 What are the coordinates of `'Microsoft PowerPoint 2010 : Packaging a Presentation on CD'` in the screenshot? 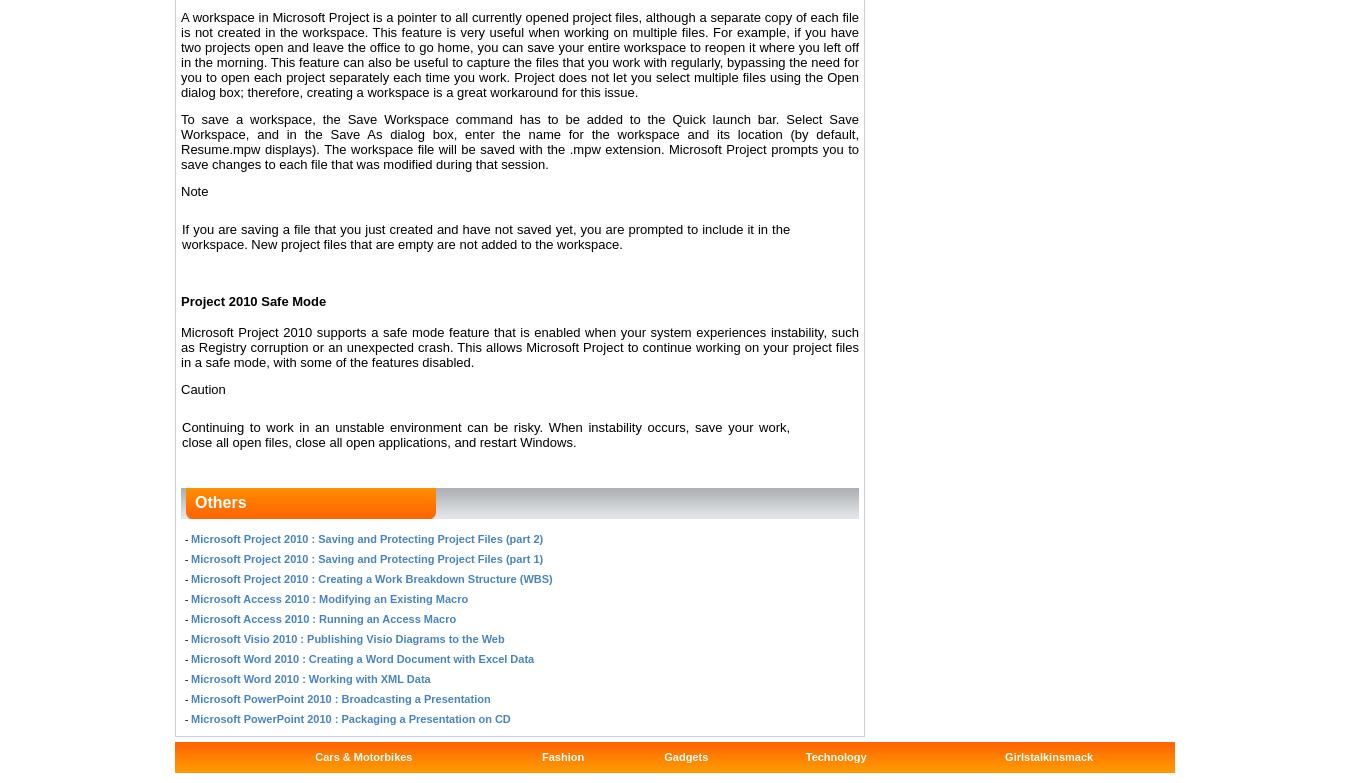 It's located at (350, 717).